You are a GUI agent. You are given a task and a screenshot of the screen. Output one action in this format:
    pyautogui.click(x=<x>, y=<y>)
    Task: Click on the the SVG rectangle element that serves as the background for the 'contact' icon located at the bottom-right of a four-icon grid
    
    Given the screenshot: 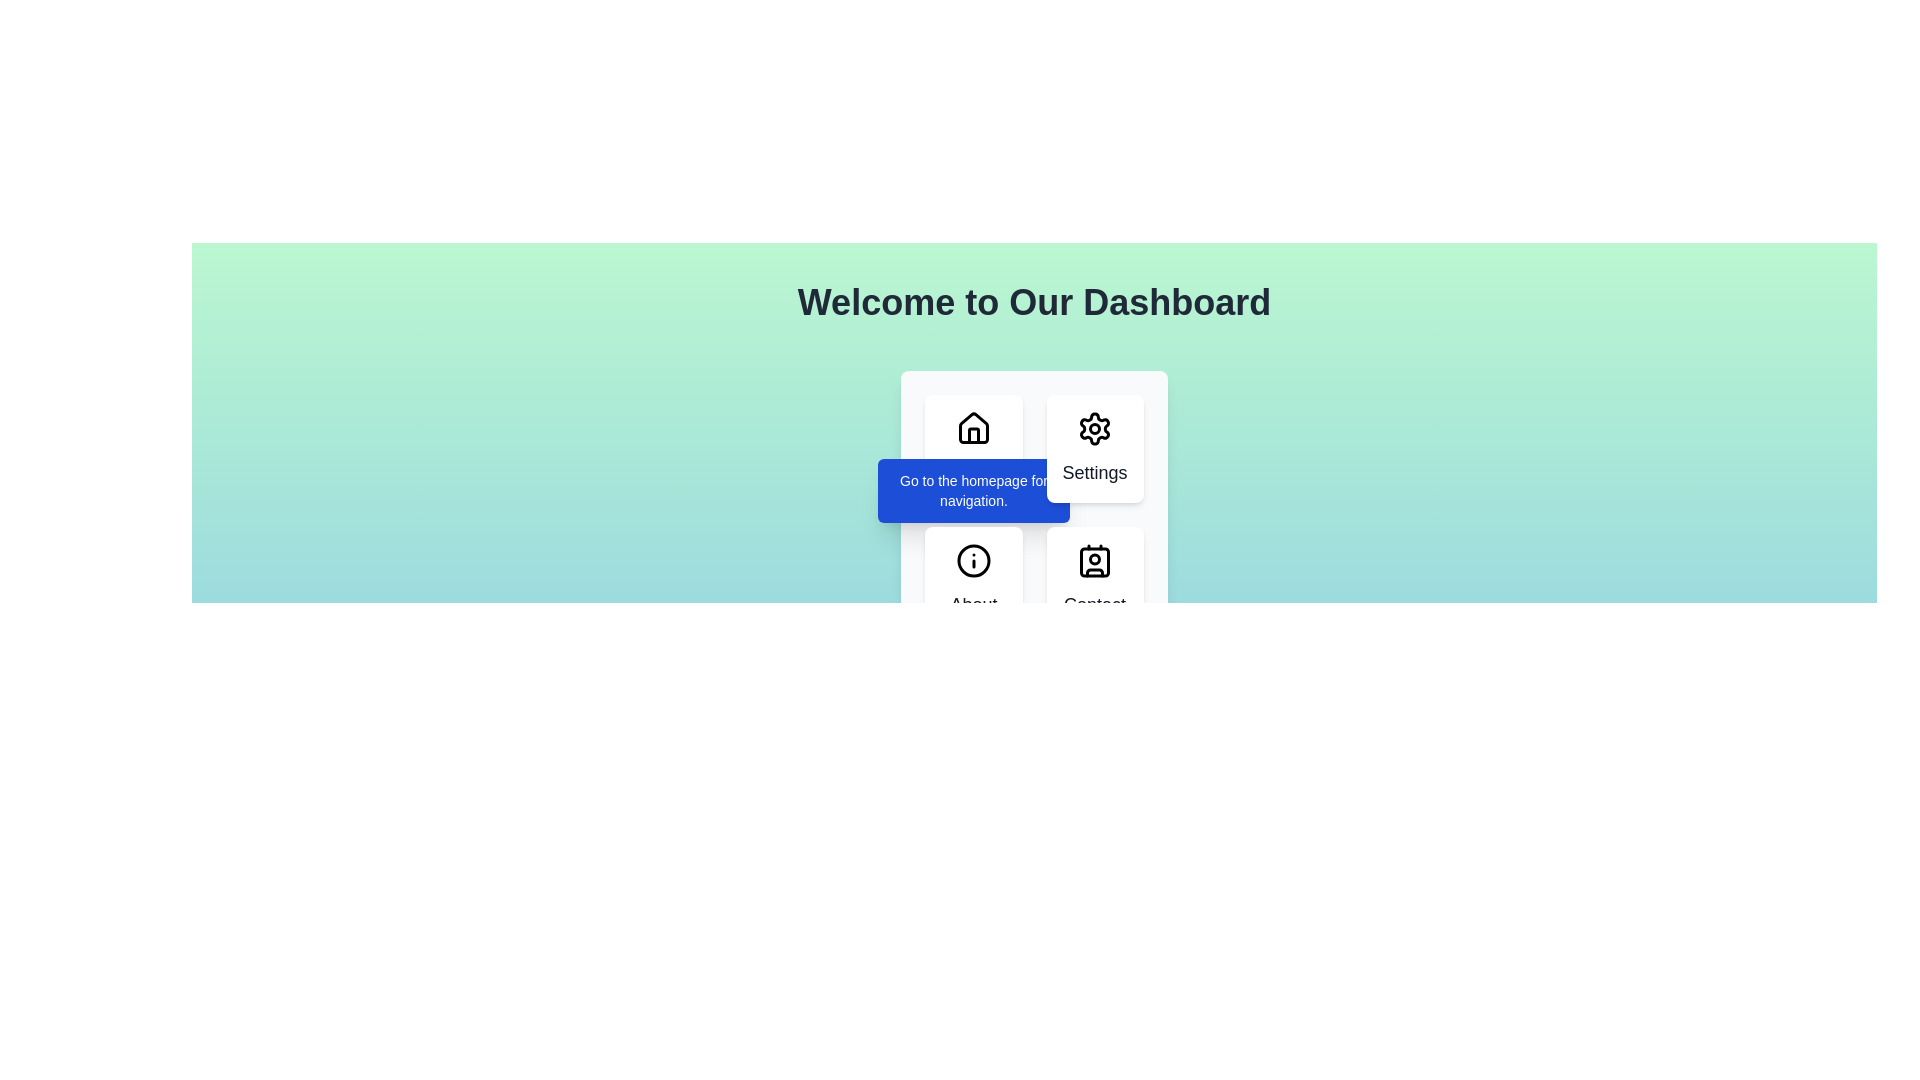 What is the action you would take?
    pyautogui.click(x=1093, y=562)
    